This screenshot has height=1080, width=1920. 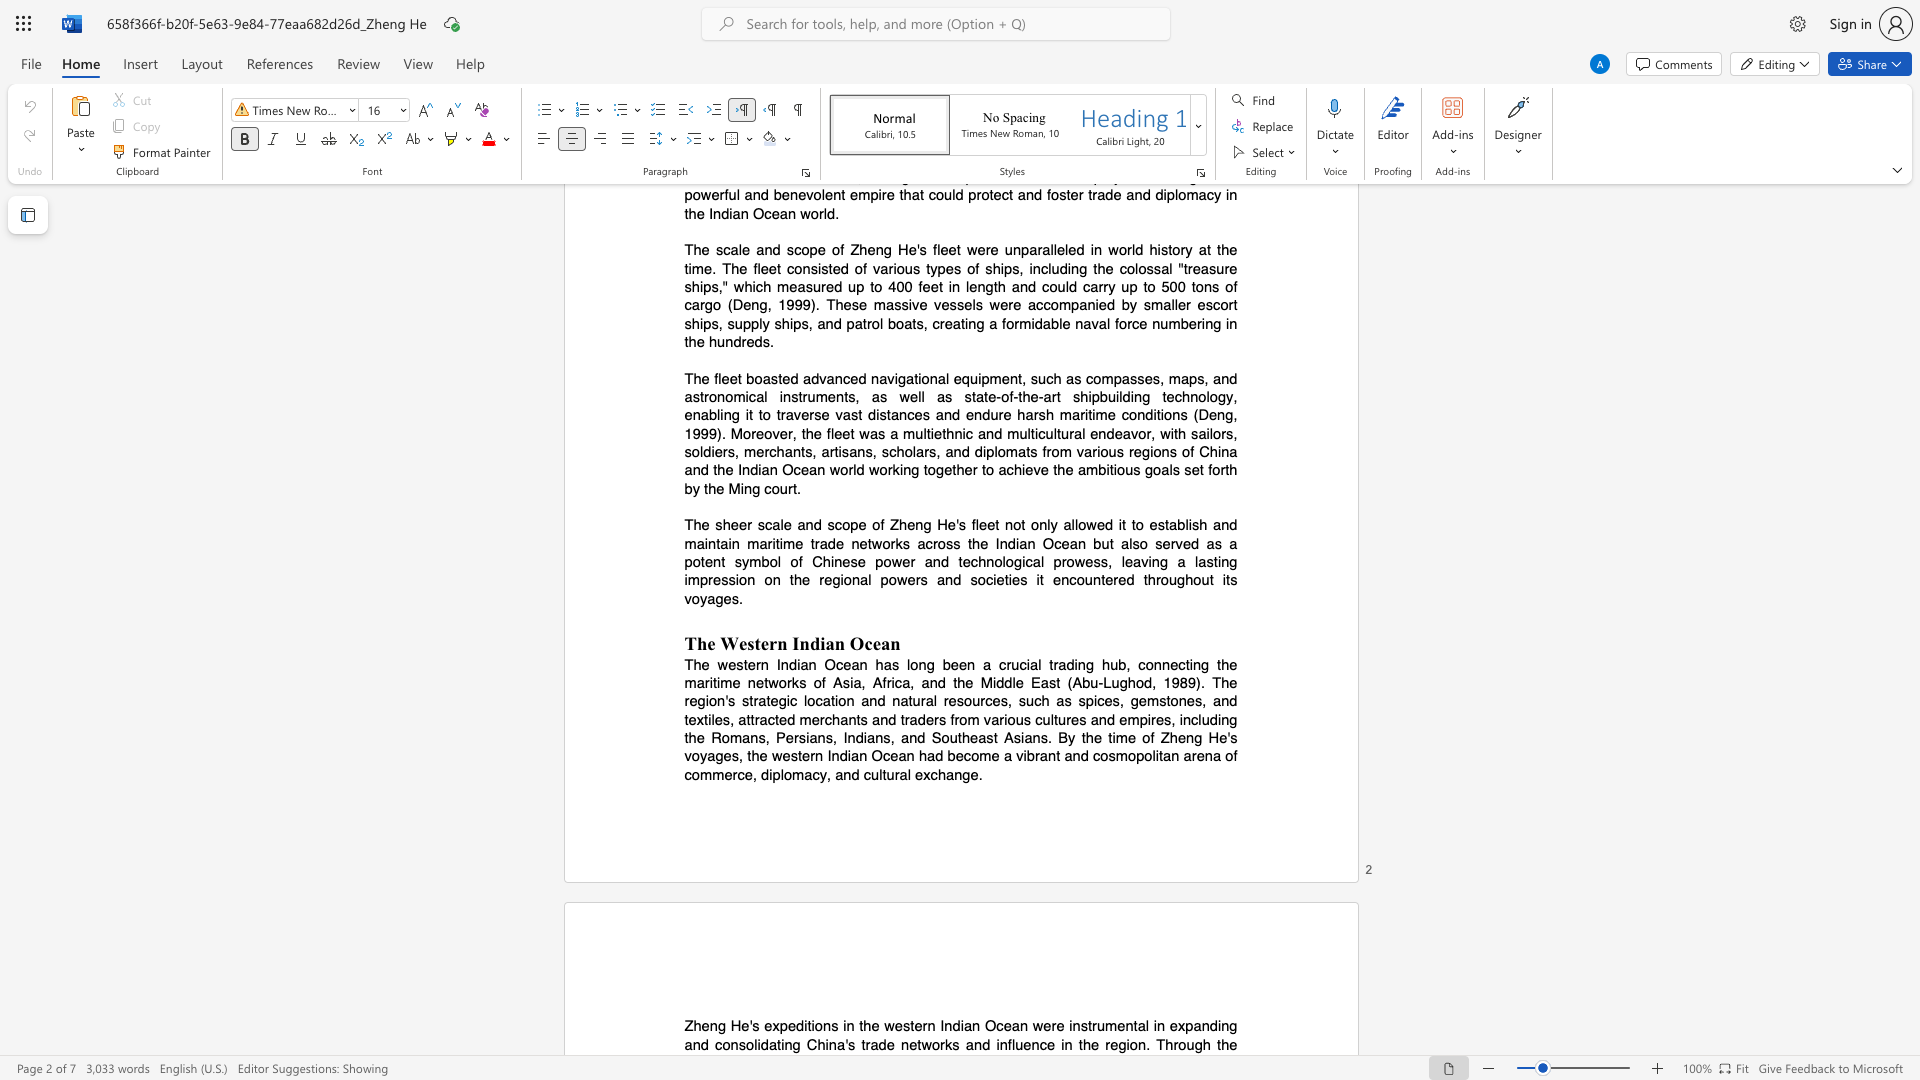 I want to click on the subset text "ca, and the Middle East (Abu-Lughod, 1989). The region" within the text "The western Indian Ocean has long been a crucial trading hub, connecting the maritime networks of Asia, Africa, and the Middle East (Abu-Lughod, 1989). The region", so click(x=893, y=681).